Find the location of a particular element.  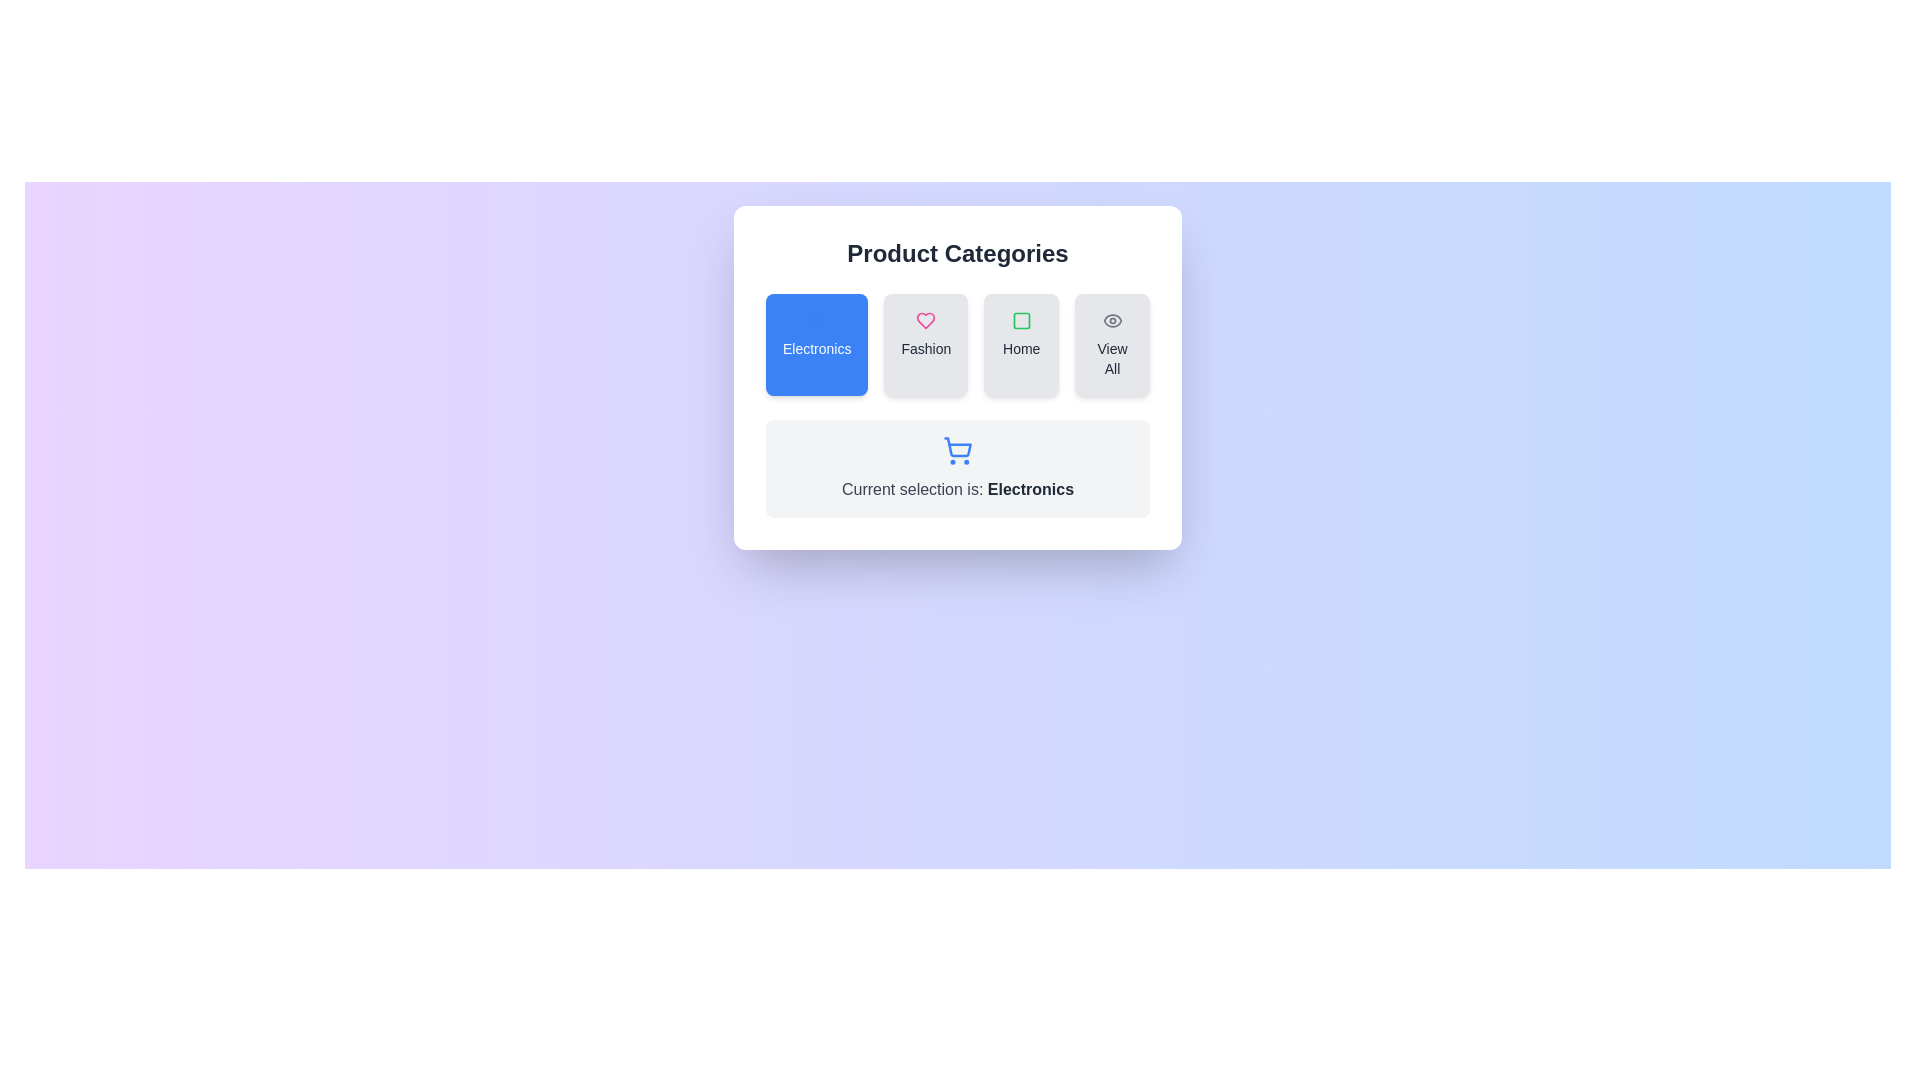

the informational text label that updates the user about the current selection in product categories, located below the shopping cart icon is located at coordinates (957, 489).